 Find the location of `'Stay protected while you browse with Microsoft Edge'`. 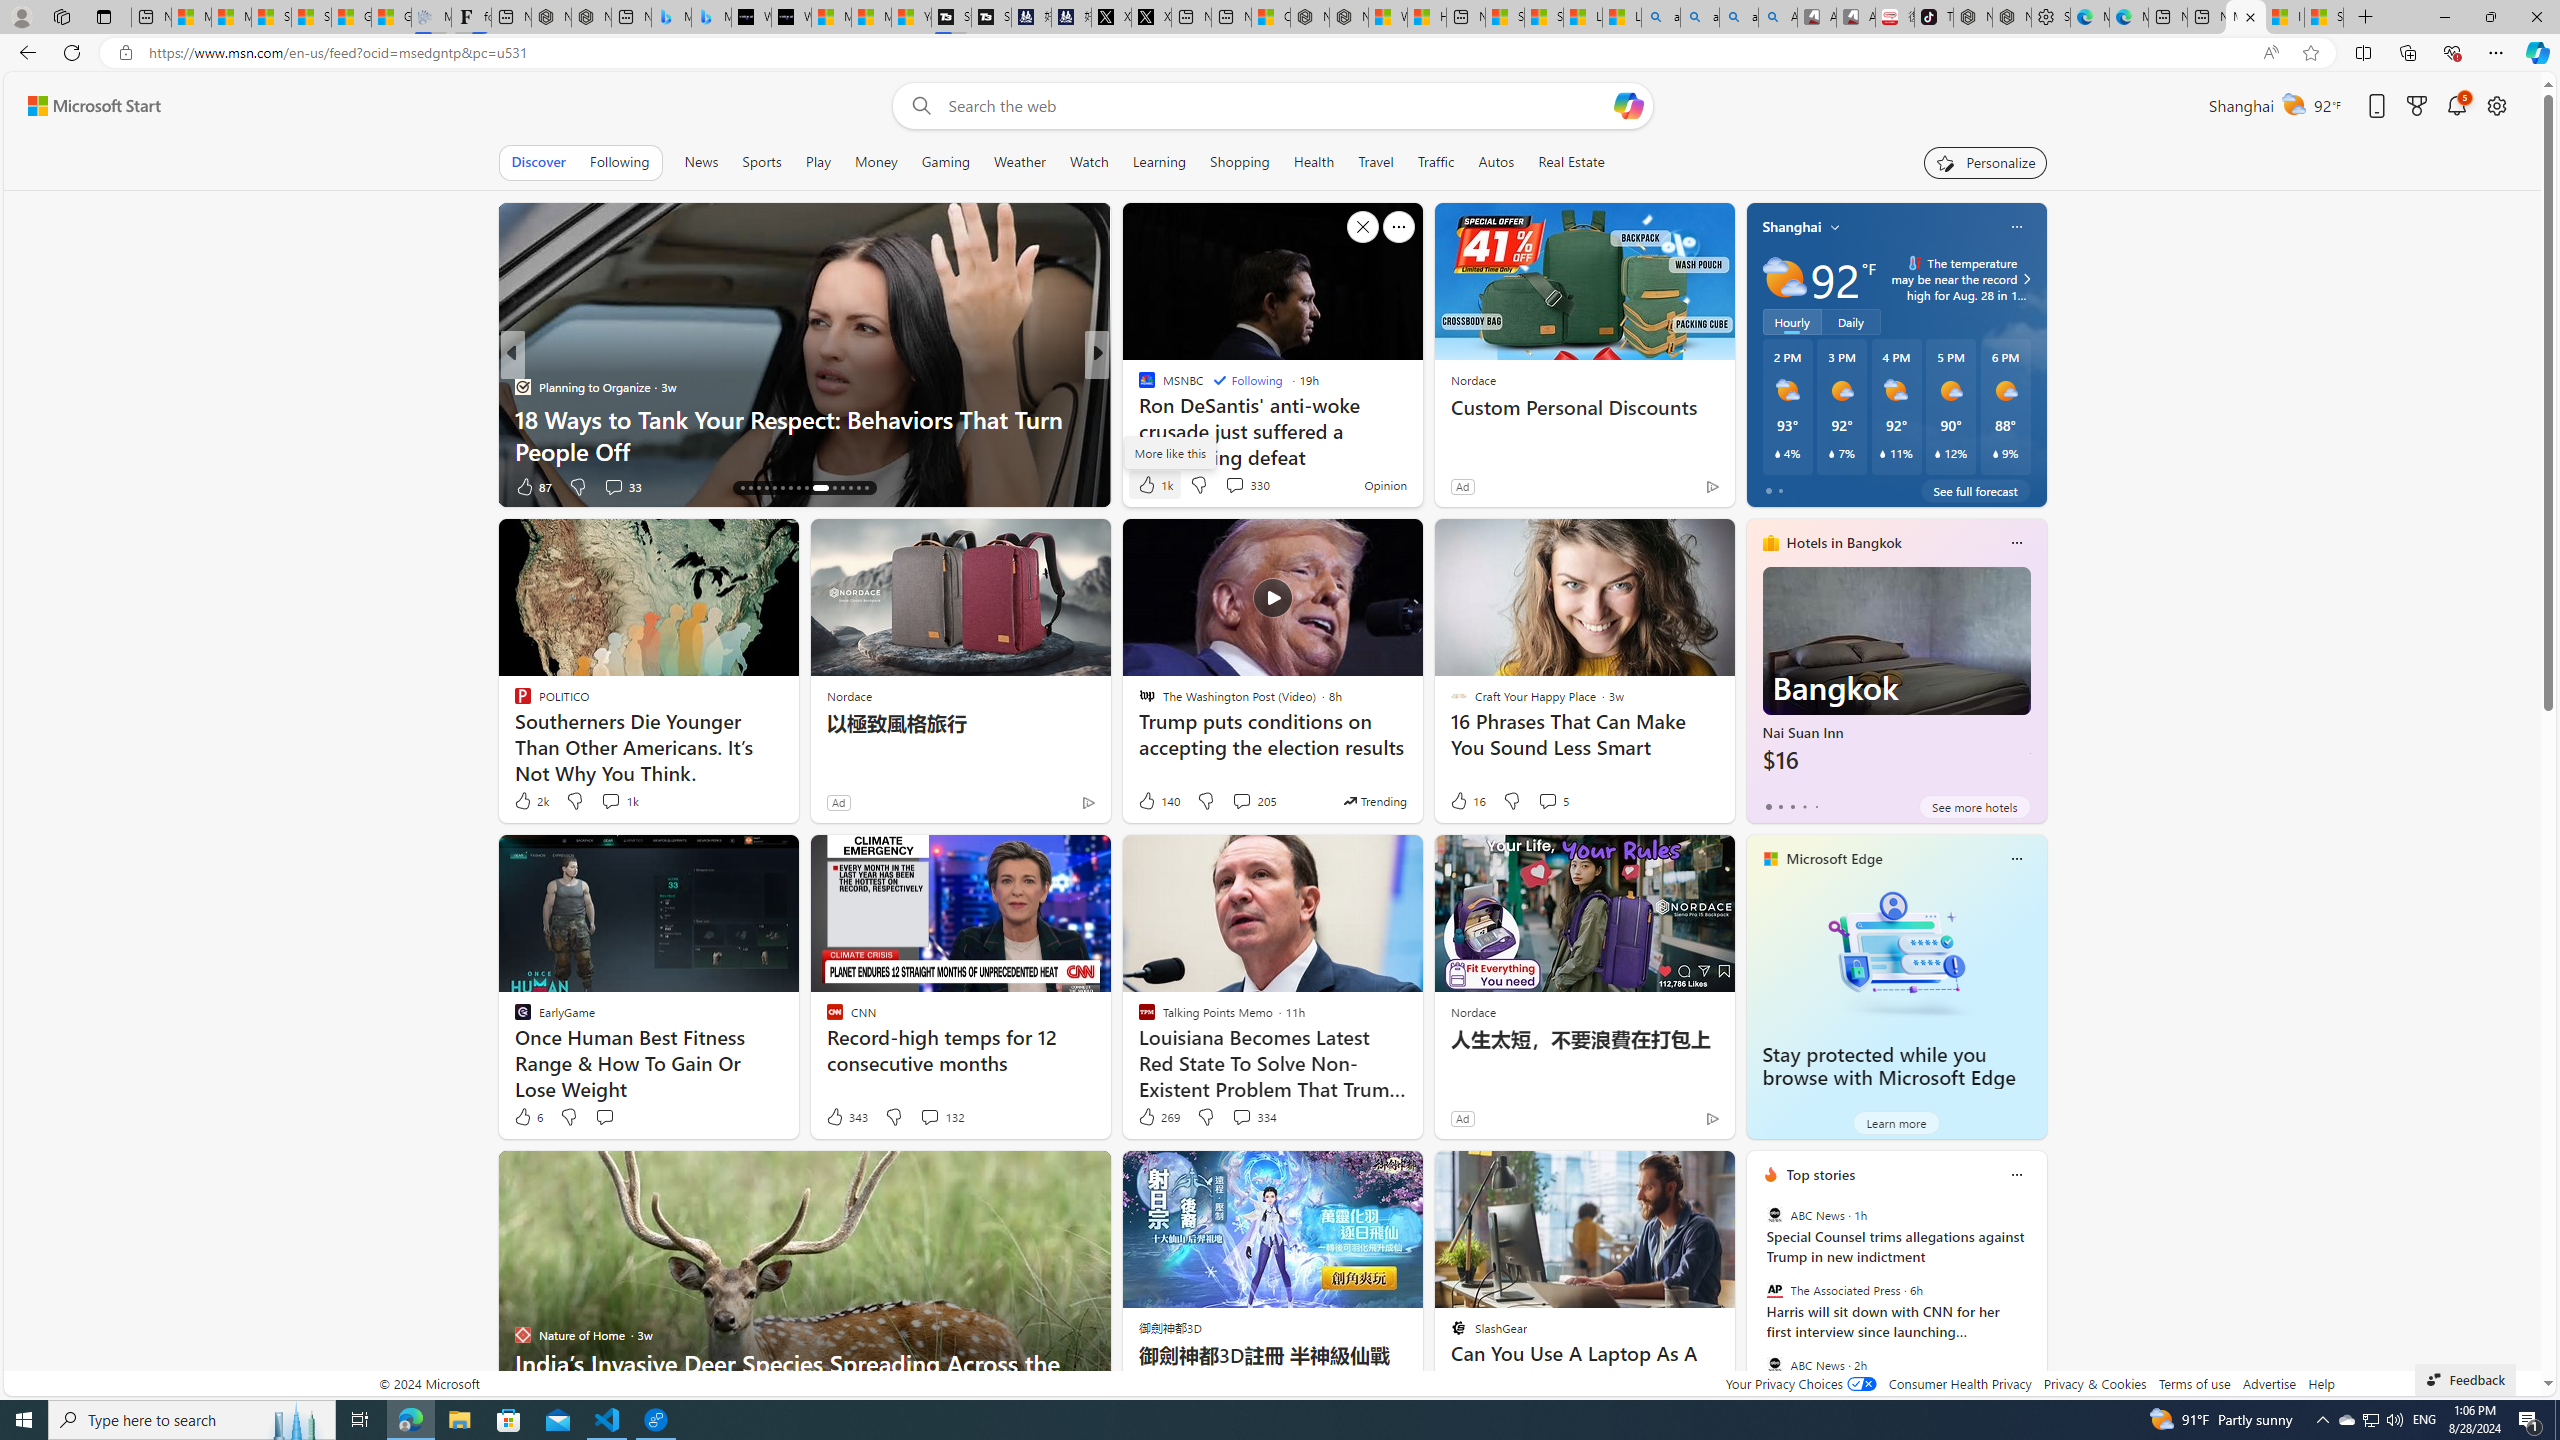

'Stay protected while you browse with Microsoft Edge' is located at coordinates (1895, 951).